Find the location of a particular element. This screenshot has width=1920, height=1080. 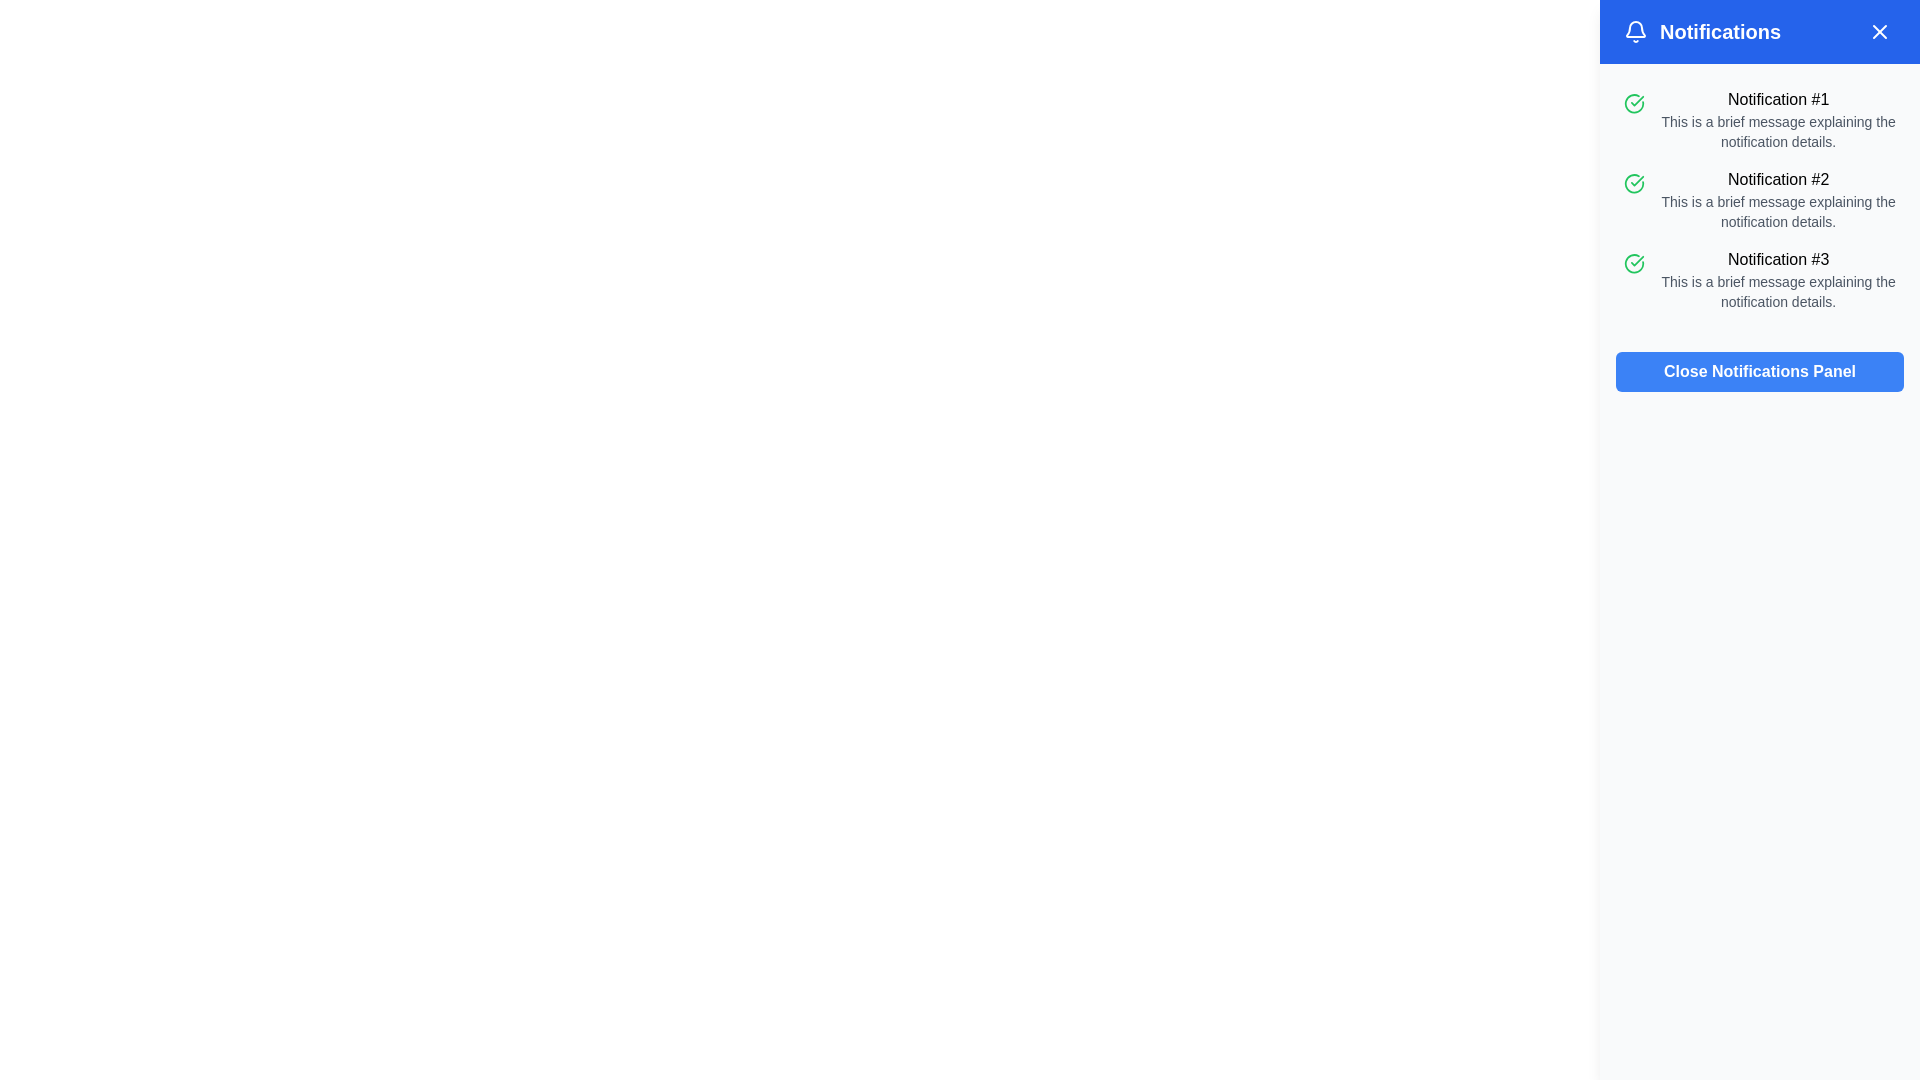

the close button located at the bottom right of the notification panel to interact via keyboard is located at coordinates (1760, 371).